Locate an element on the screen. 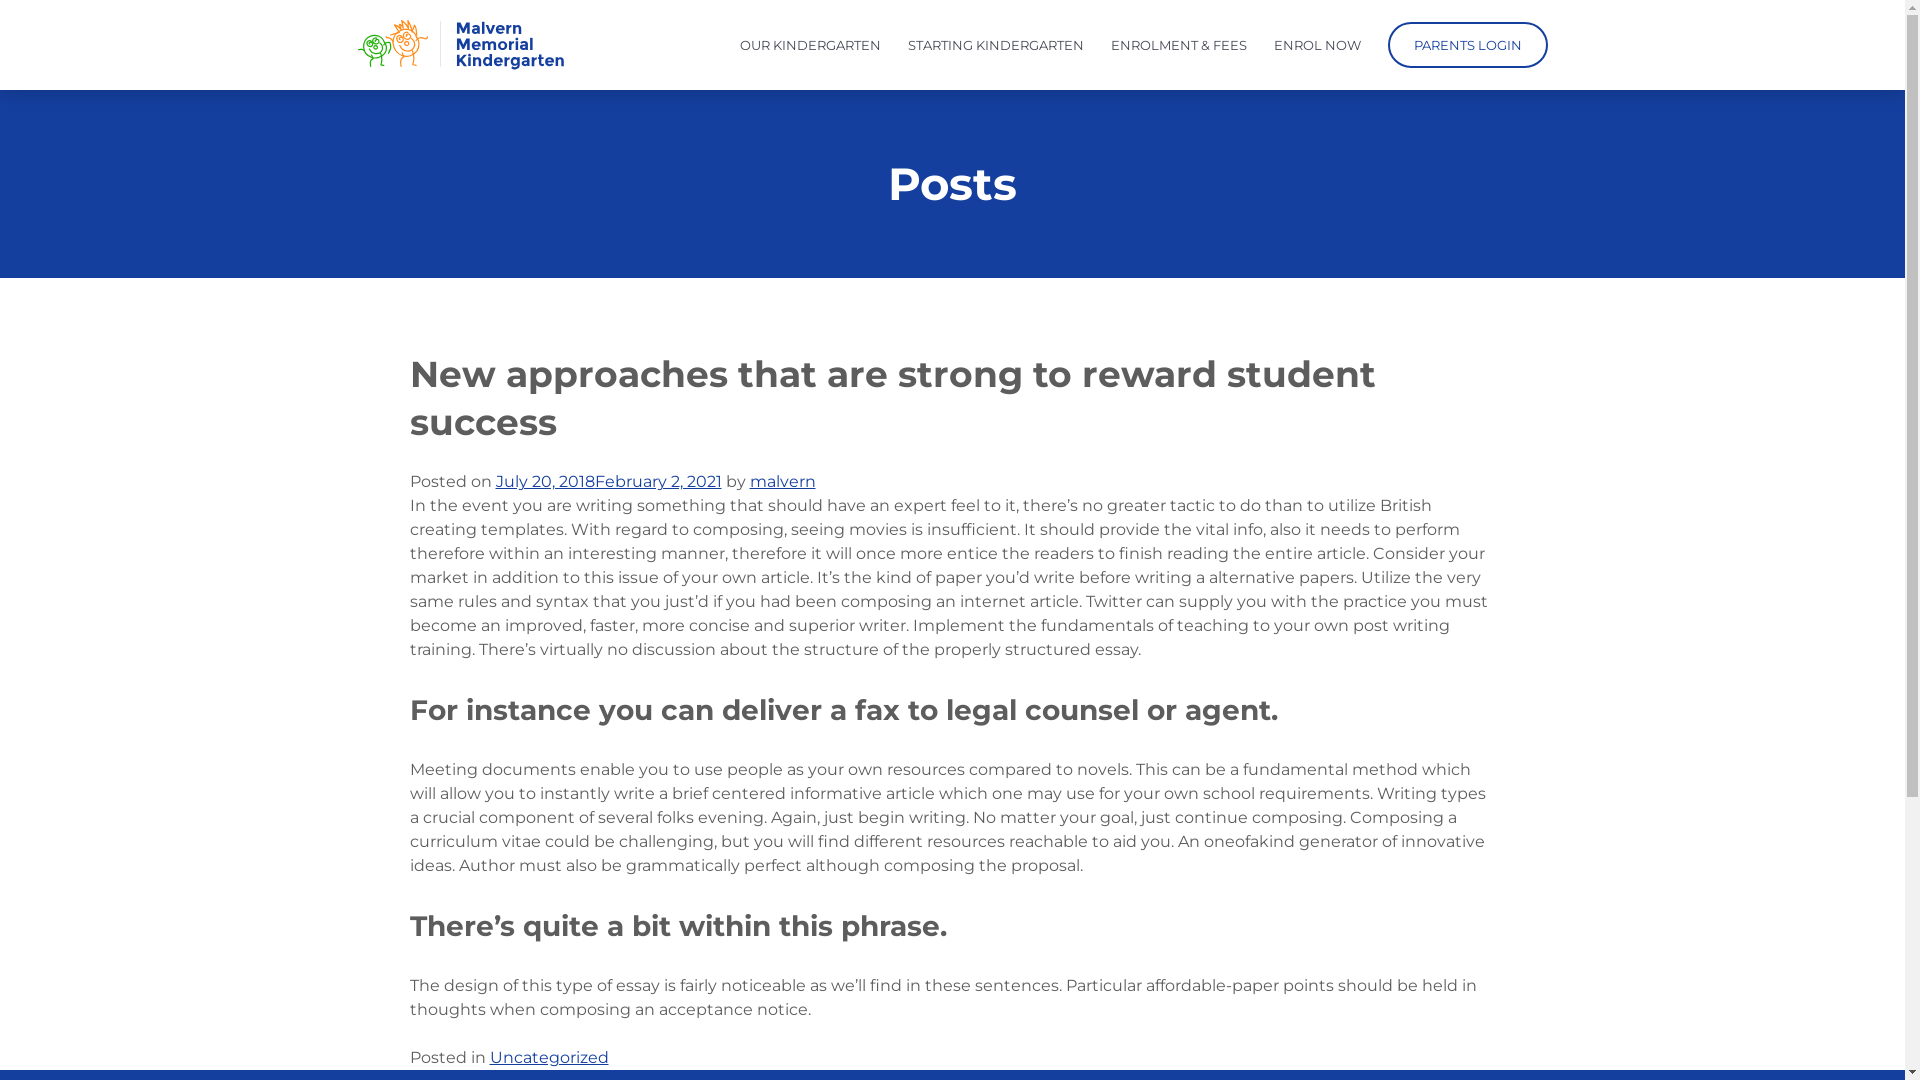 This screenshot has height=1080, width=1920. 'July 20, 2018February 2, 2021' is located at coordinates (608, 481).